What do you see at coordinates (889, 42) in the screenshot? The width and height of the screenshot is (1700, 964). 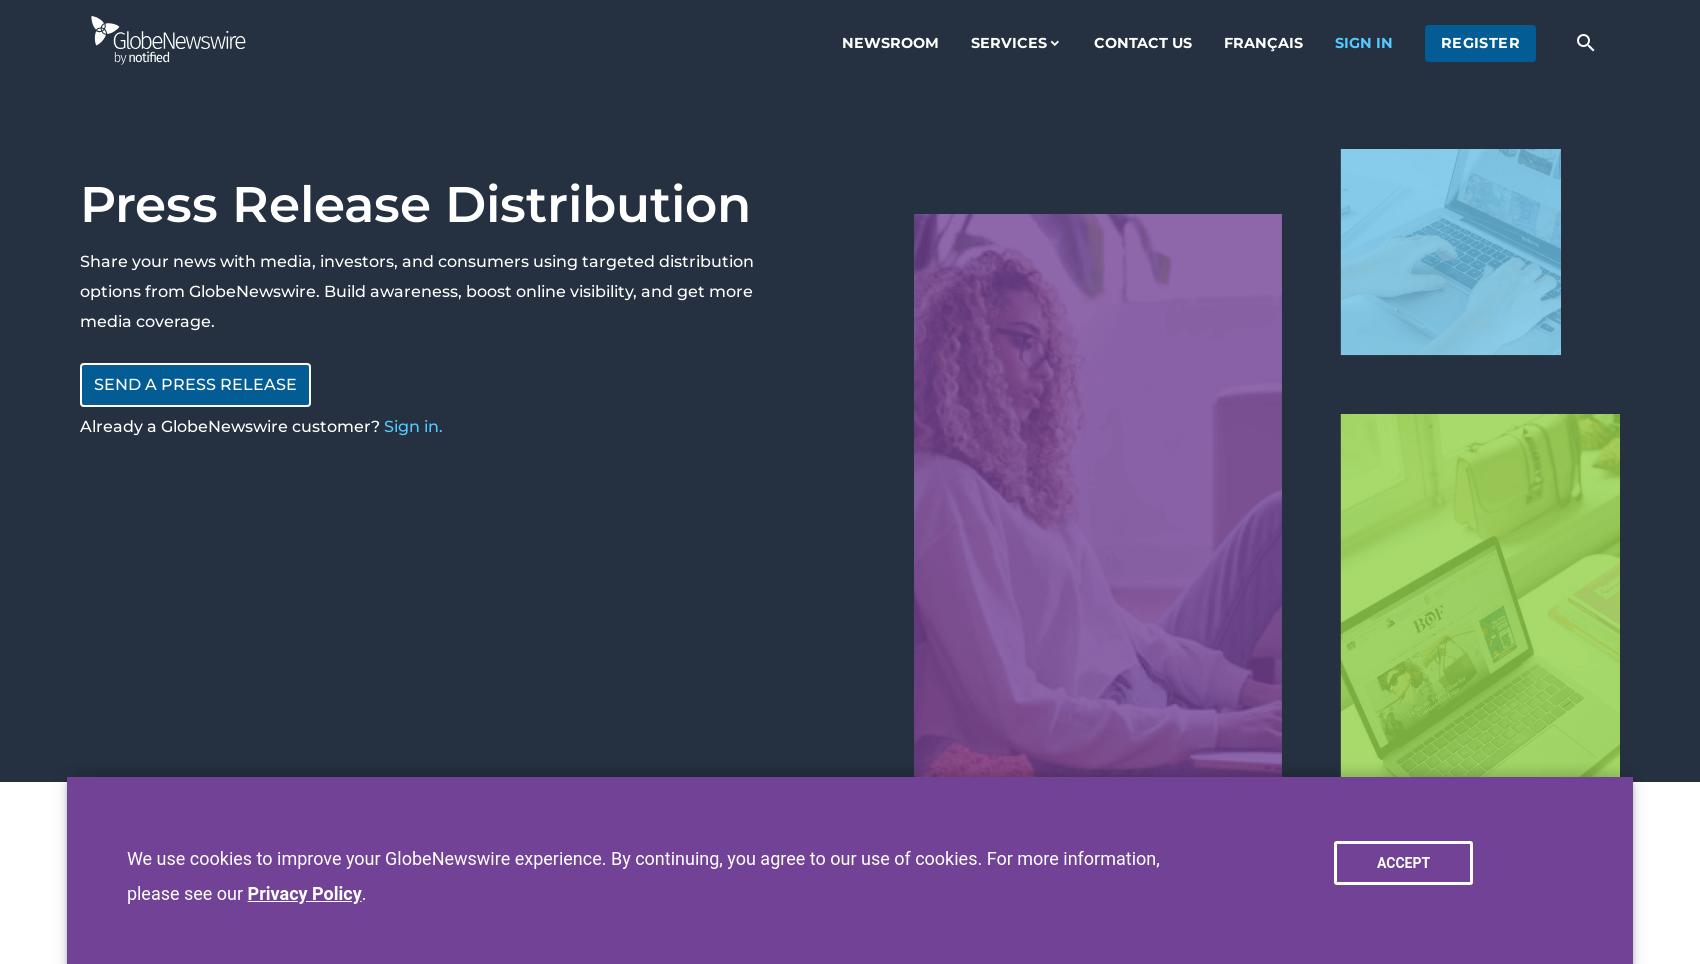 I see `'Newsroom'` at bounding box center [889, 42].